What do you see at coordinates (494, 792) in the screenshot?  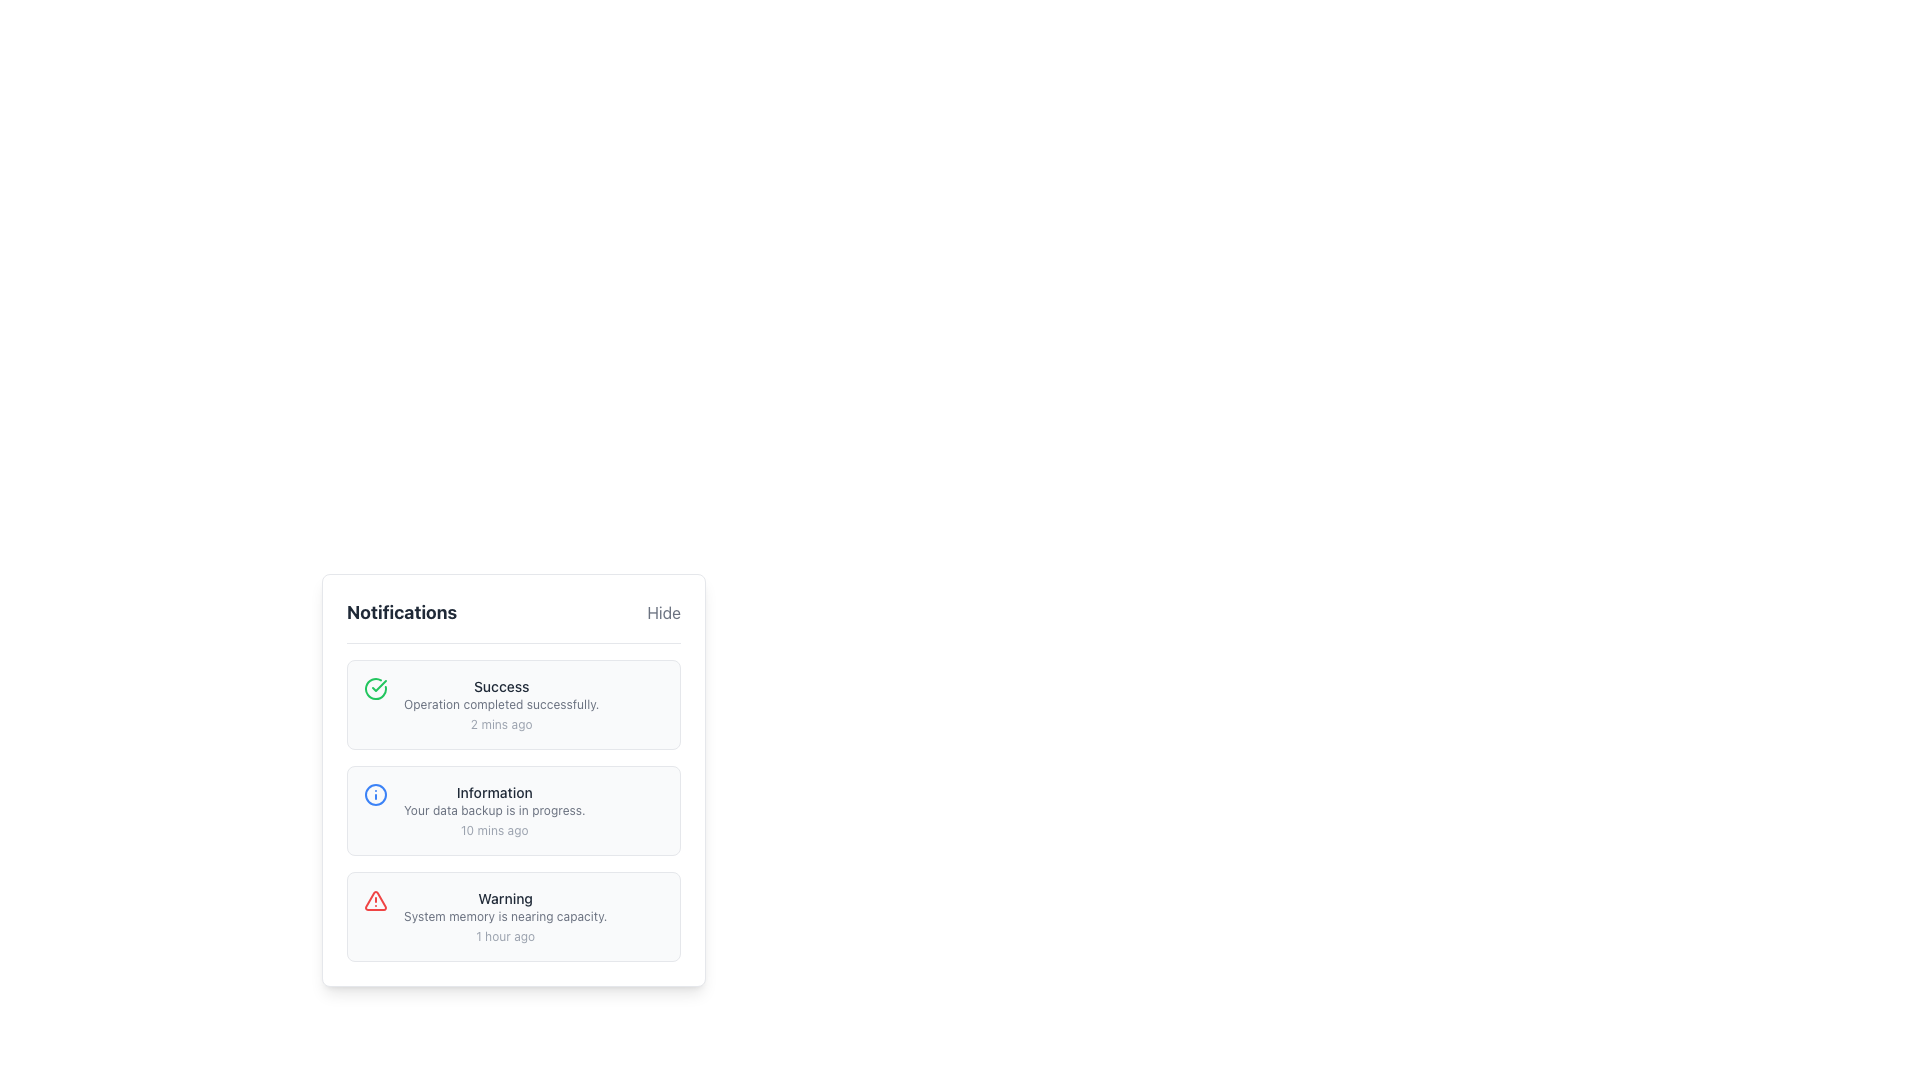 I see `the static text label reading 'Information' which is styled in dark gray and is located at the top of the notification card` at bounding box center [494, 792].